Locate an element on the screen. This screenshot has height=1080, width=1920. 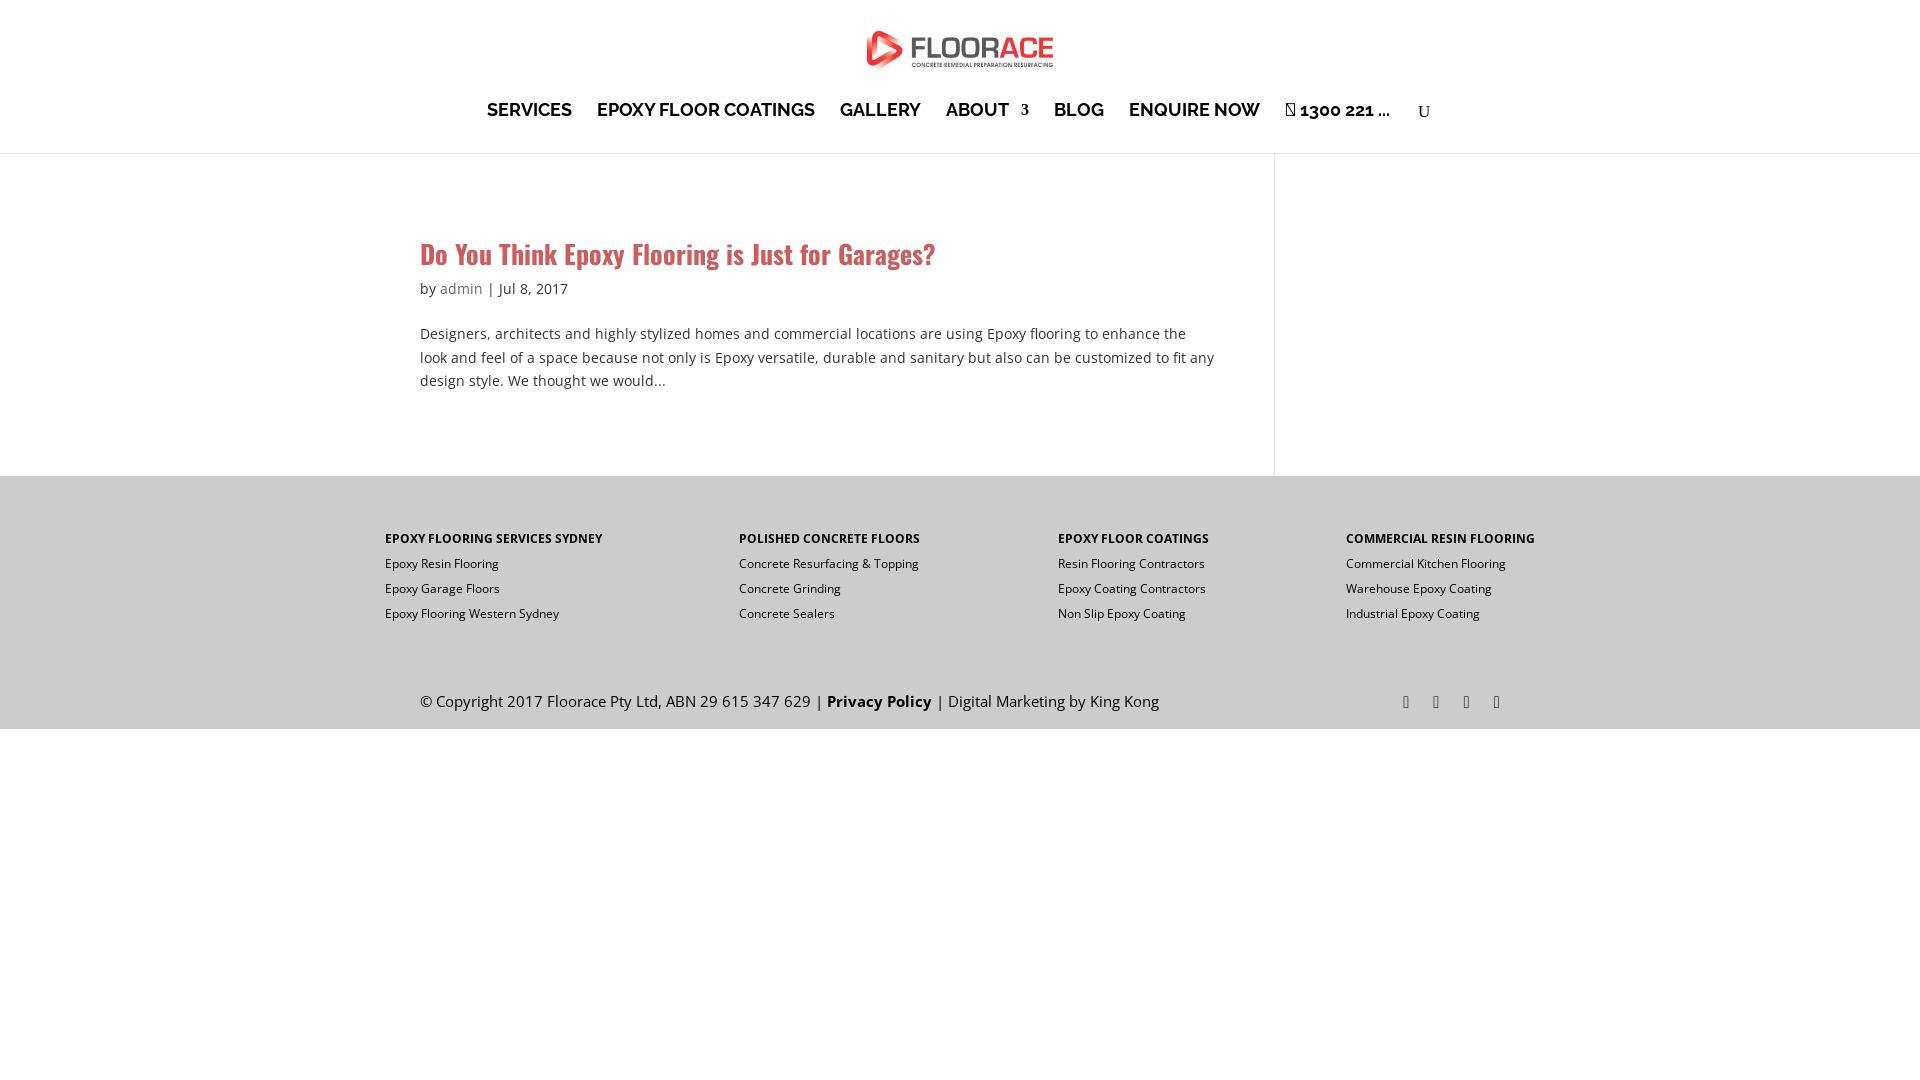
'SERVICES' is located at coordinates (529, 127).